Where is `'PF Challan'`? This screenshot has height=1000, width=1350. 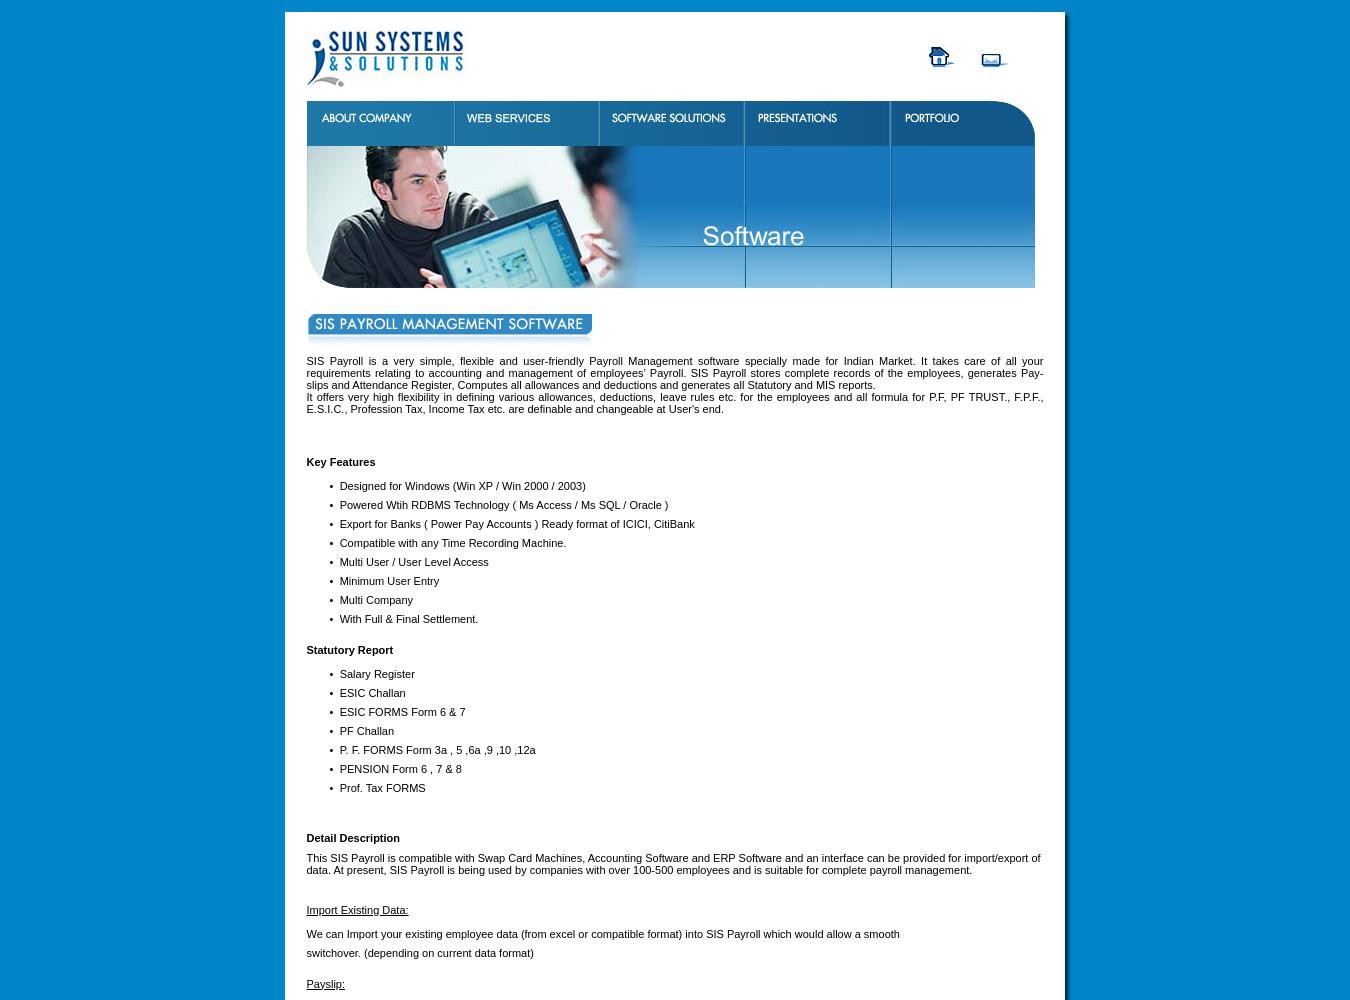 'PF Challan' is located at coordinates (366, 729).